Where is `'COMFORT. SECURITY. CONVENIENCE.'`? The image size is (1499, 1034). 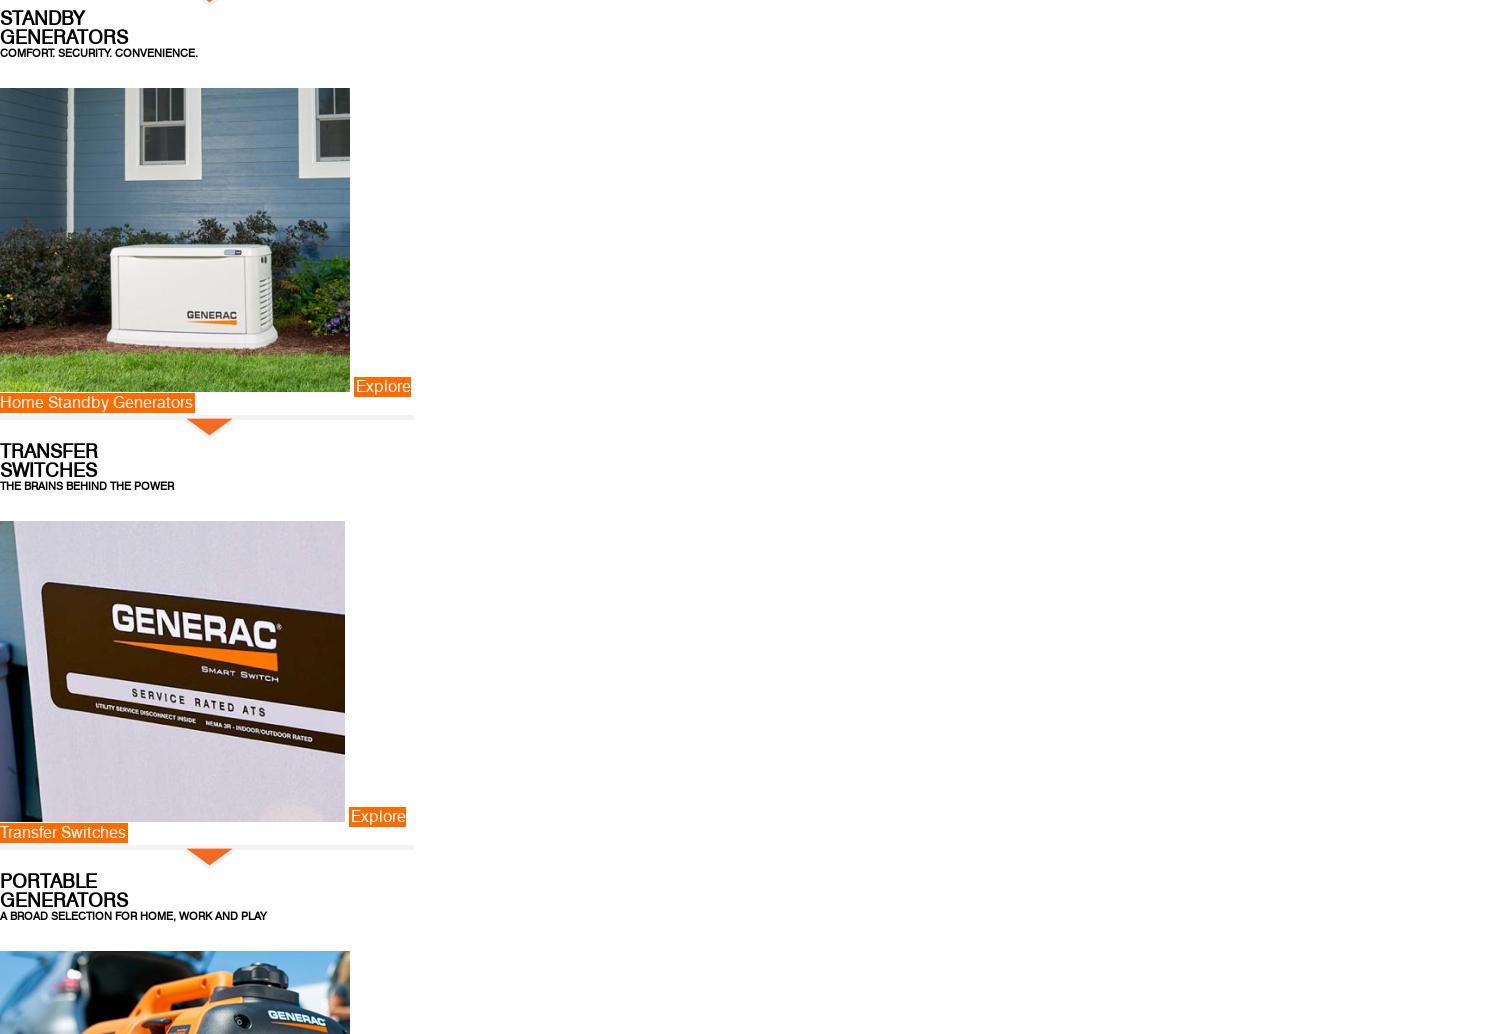 'COMFORT. SECURITY. CONVENIENCE.' is located at coordinates (97, 52).